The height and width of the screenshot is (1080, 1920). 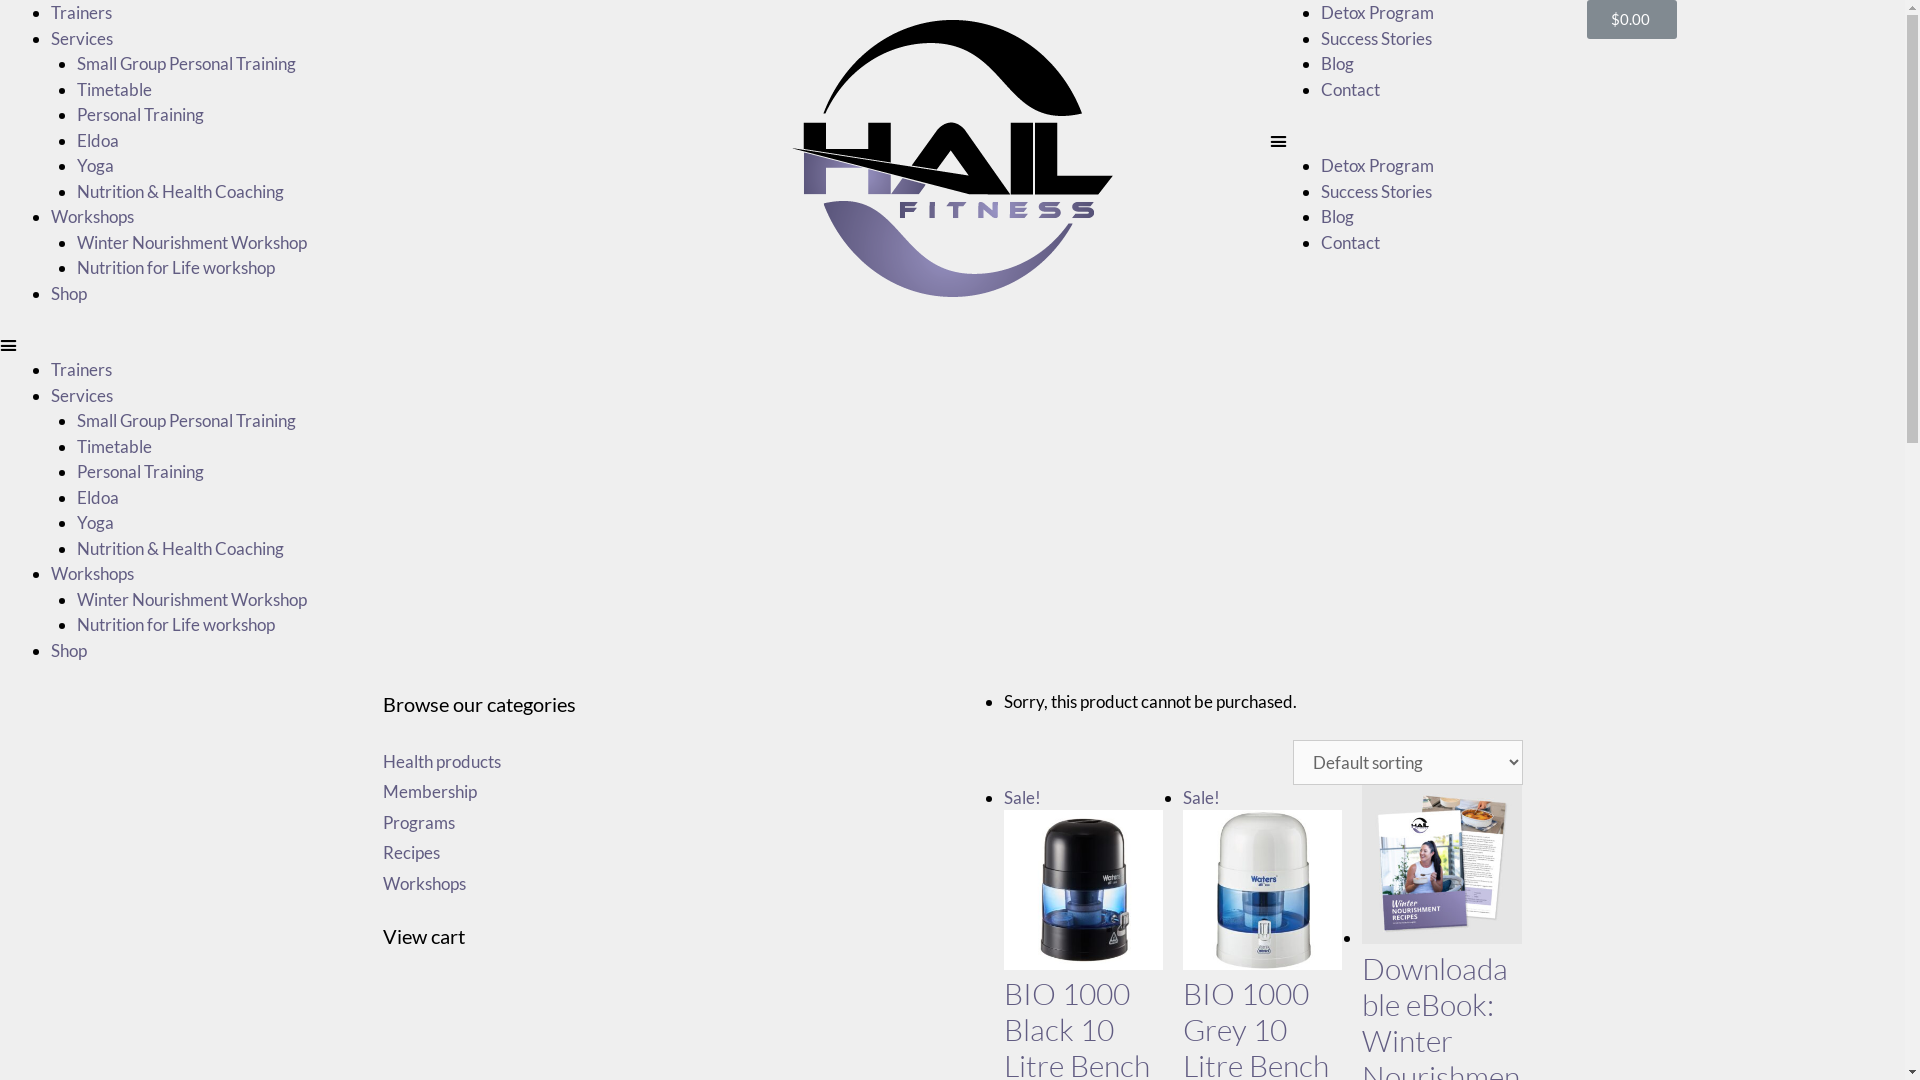 I want to click on 'Workshops', so click(x=51, y=573).